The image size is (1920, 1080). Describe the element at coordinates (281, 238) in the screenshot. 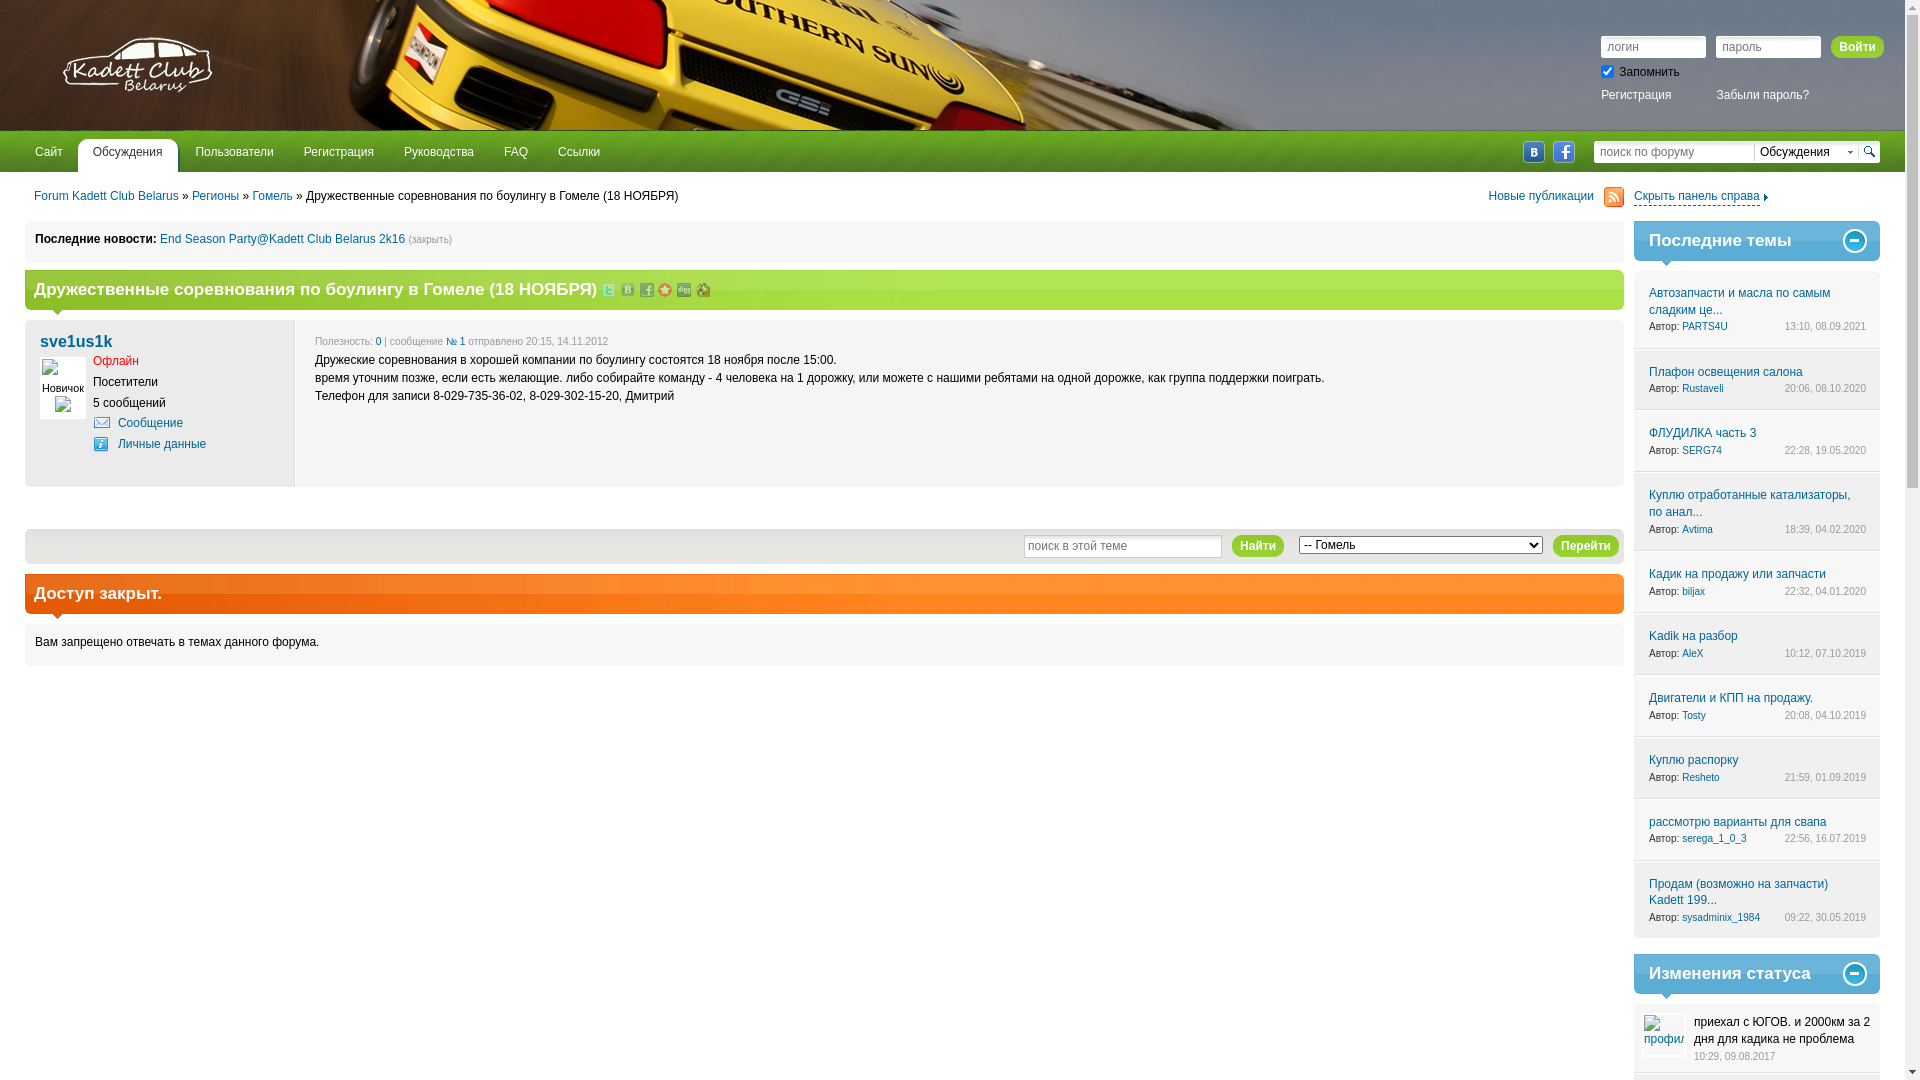

I see `'End Season Party@Kadett Club Belarus 2k16'` at that location.